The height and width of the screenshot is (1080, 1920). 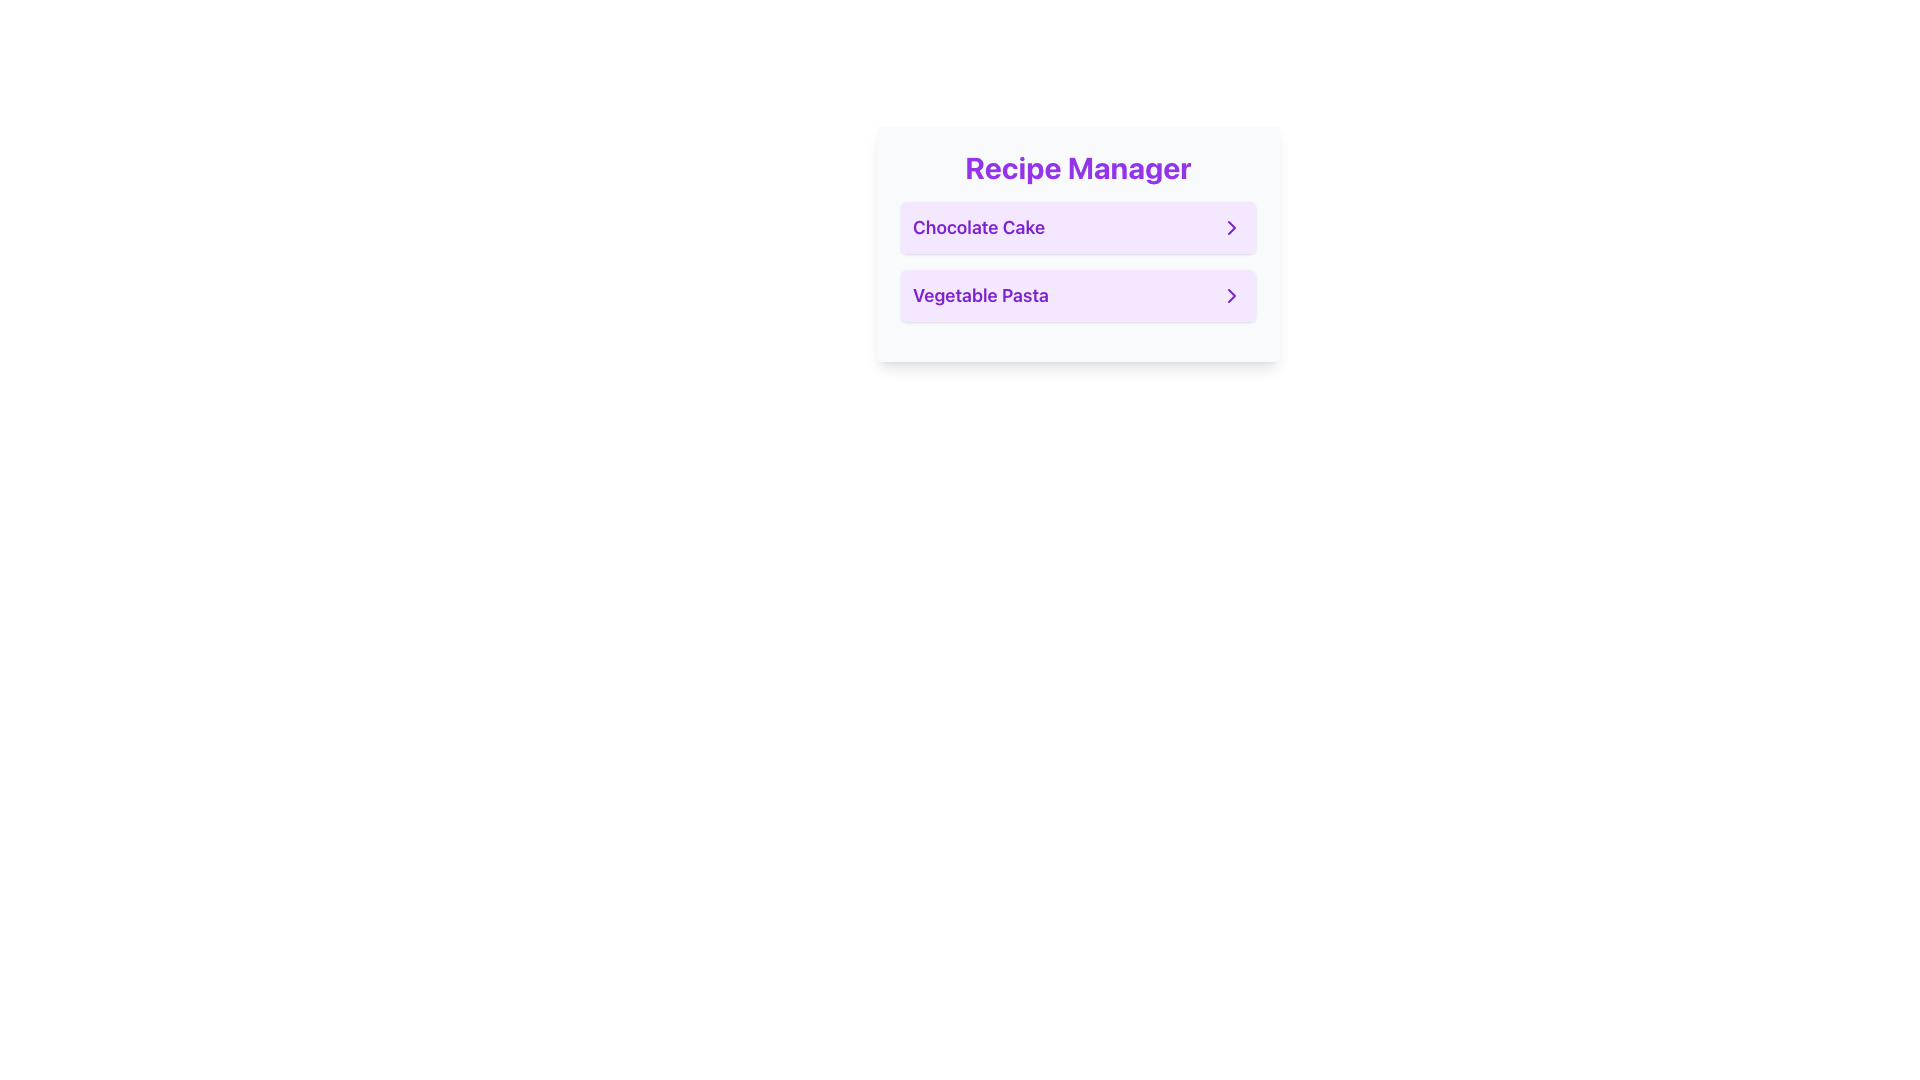 I want to click on the 'Chocolate Cake' button, which is a rectangular button with a white background and rounded corners, located under the 'Recipe Manager' section, so click(x=1077, y=226).